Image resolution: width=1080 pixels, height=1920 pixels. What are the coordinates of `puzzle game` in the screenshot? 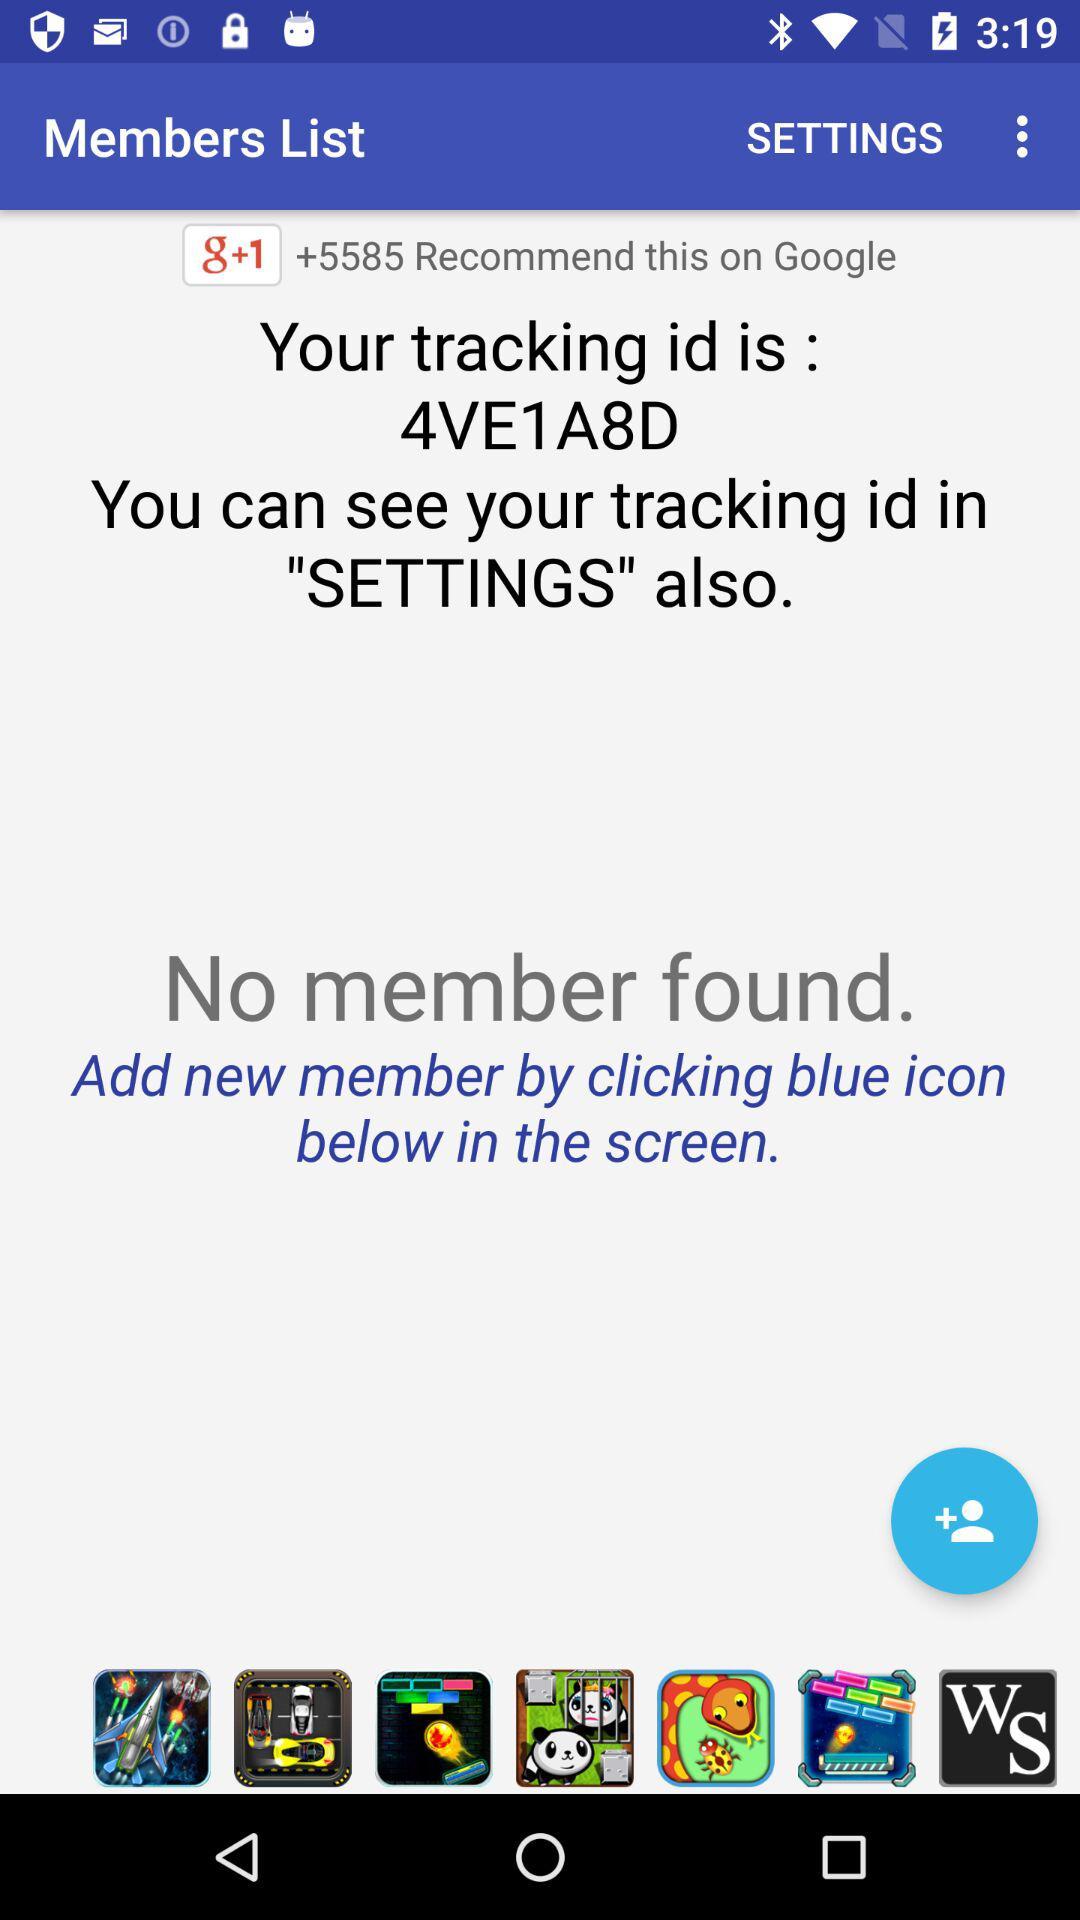 It's located at (432, 1727).